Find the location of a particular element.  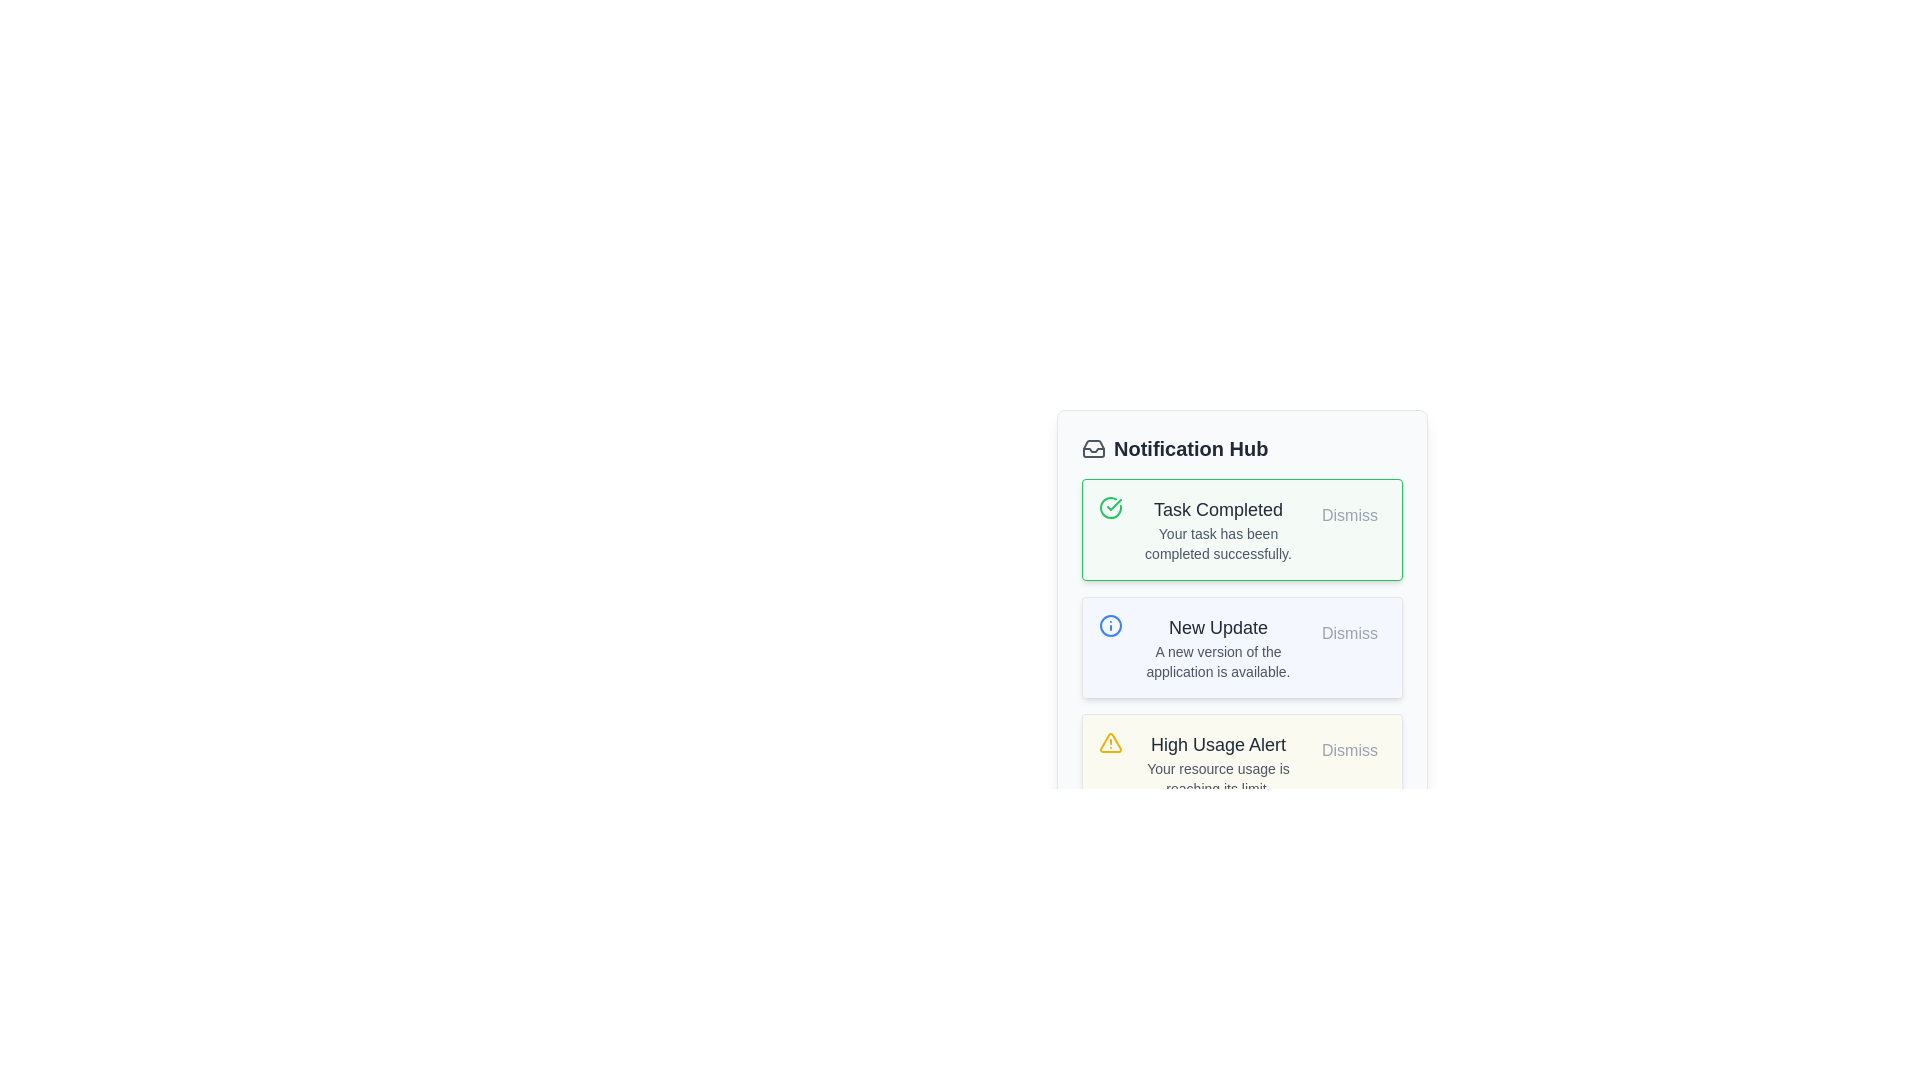

the button located in the top-right corner of the notification box labeled 'Task Completed Your task has been completed successfully.' to change its style is located at coordinates (1349, 515).